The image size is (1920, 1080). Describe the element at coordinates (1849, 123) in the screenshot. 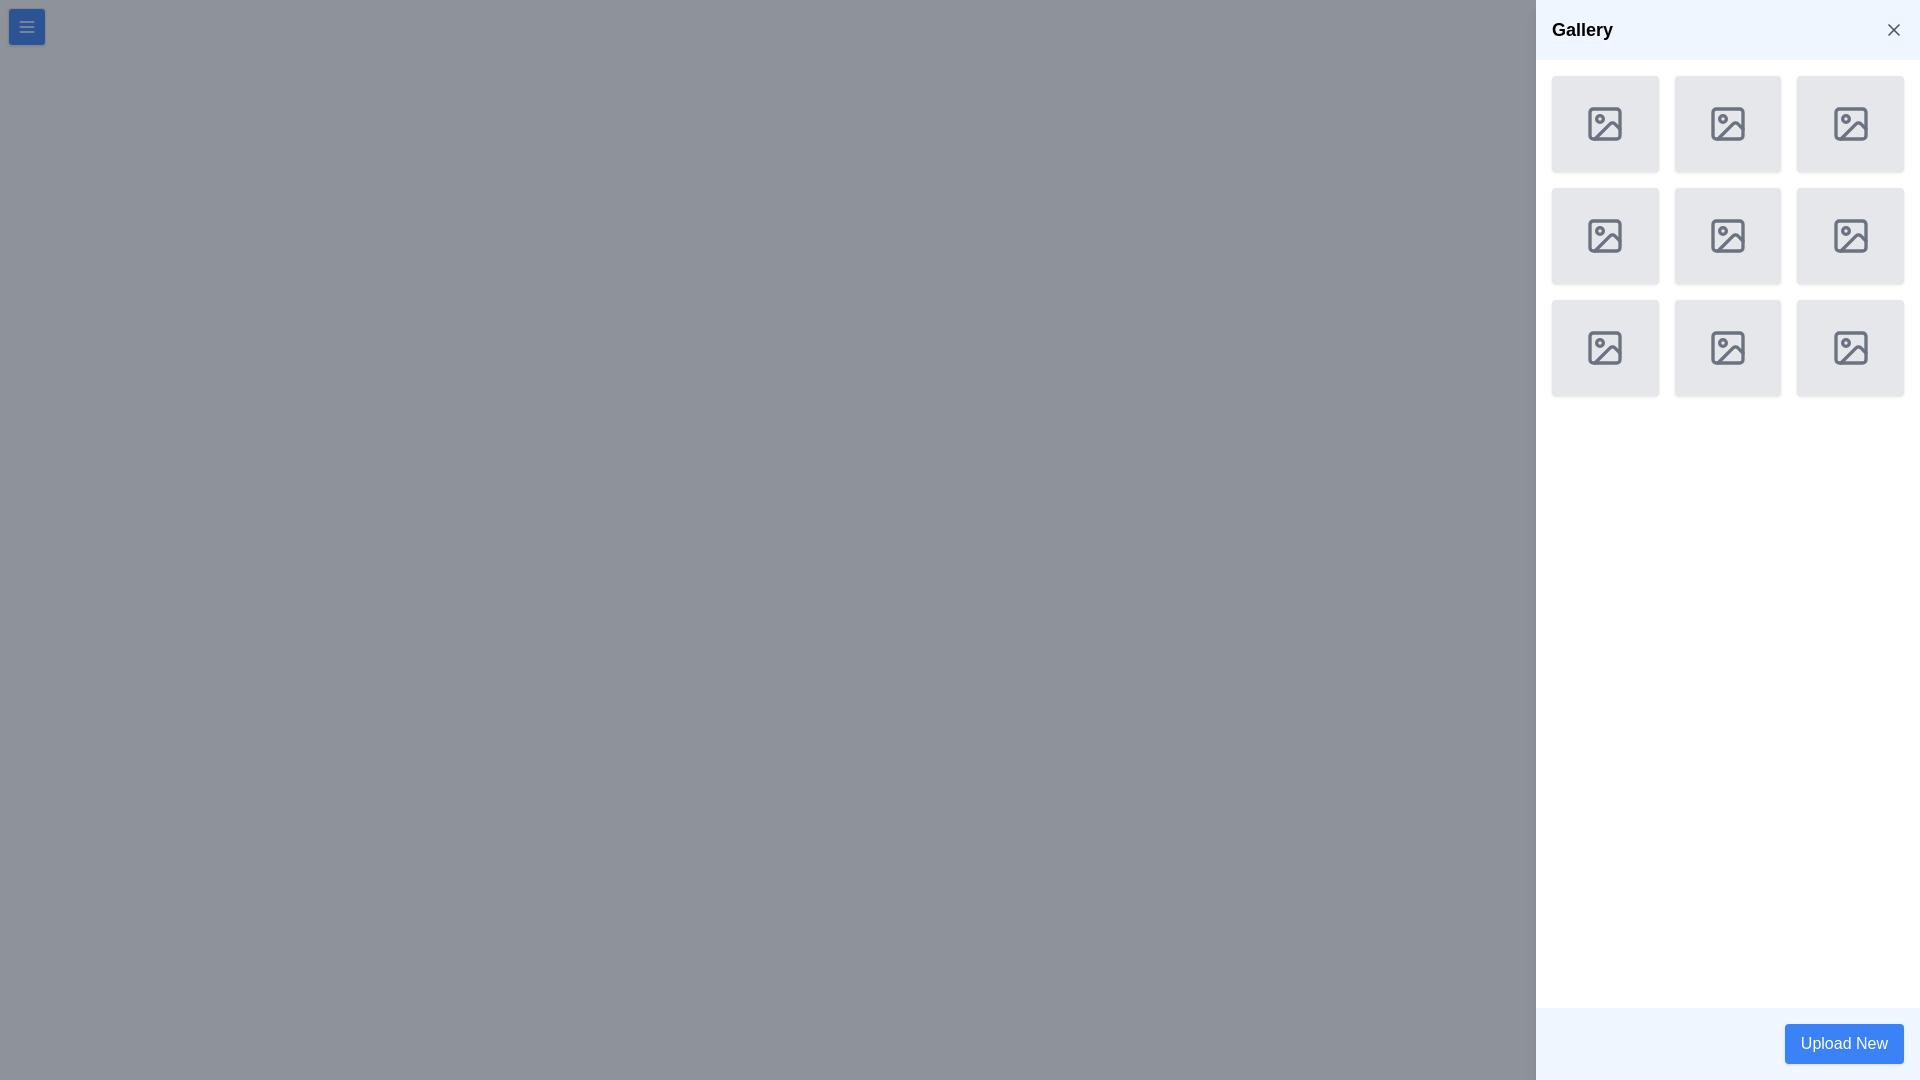

I see `the minimalistic image placeholder icon located within a light gray rectangular background, which is the fourth icon in the top row of a 3x3 grid layout in the right panel of the interface` at that location.